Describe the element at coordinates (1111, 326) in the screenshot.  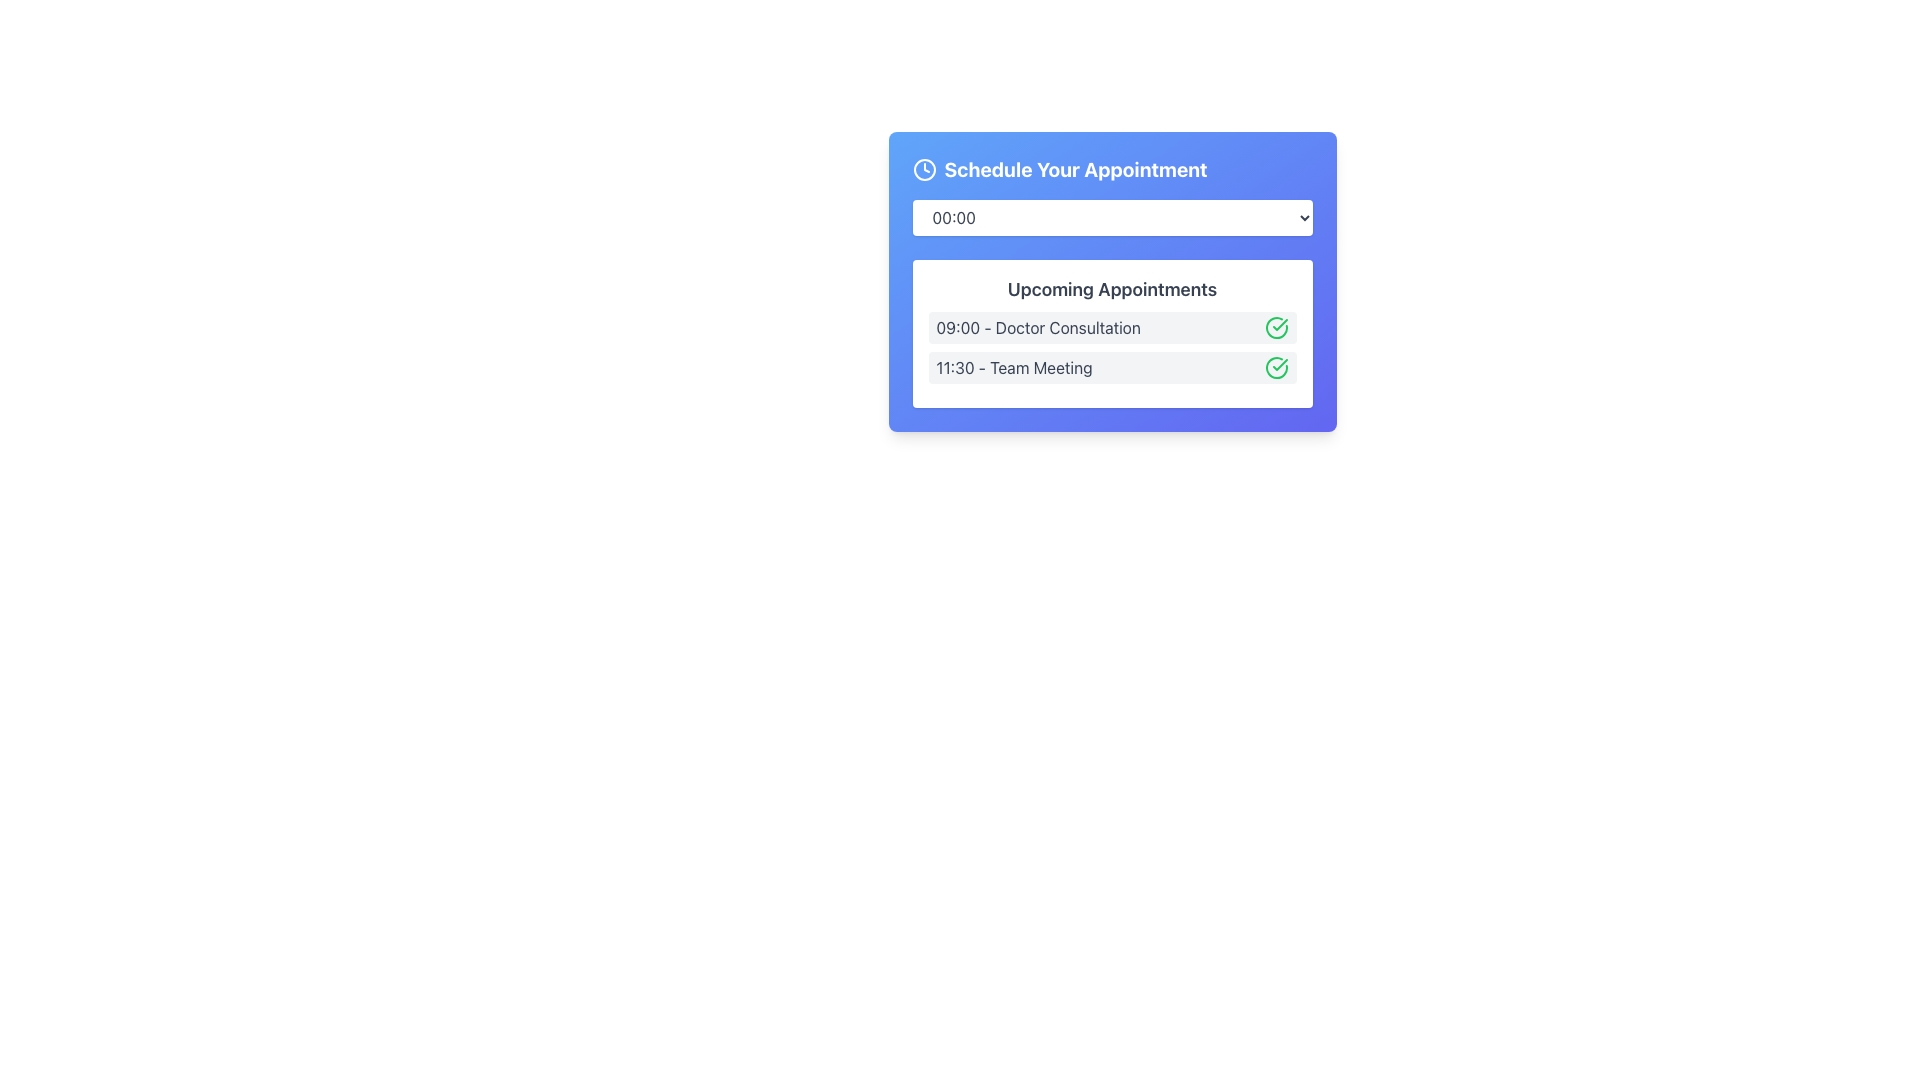
I see `the first item in the list of upcoming appointments displaying '09:00 - Doctor Consultation'` at that location.